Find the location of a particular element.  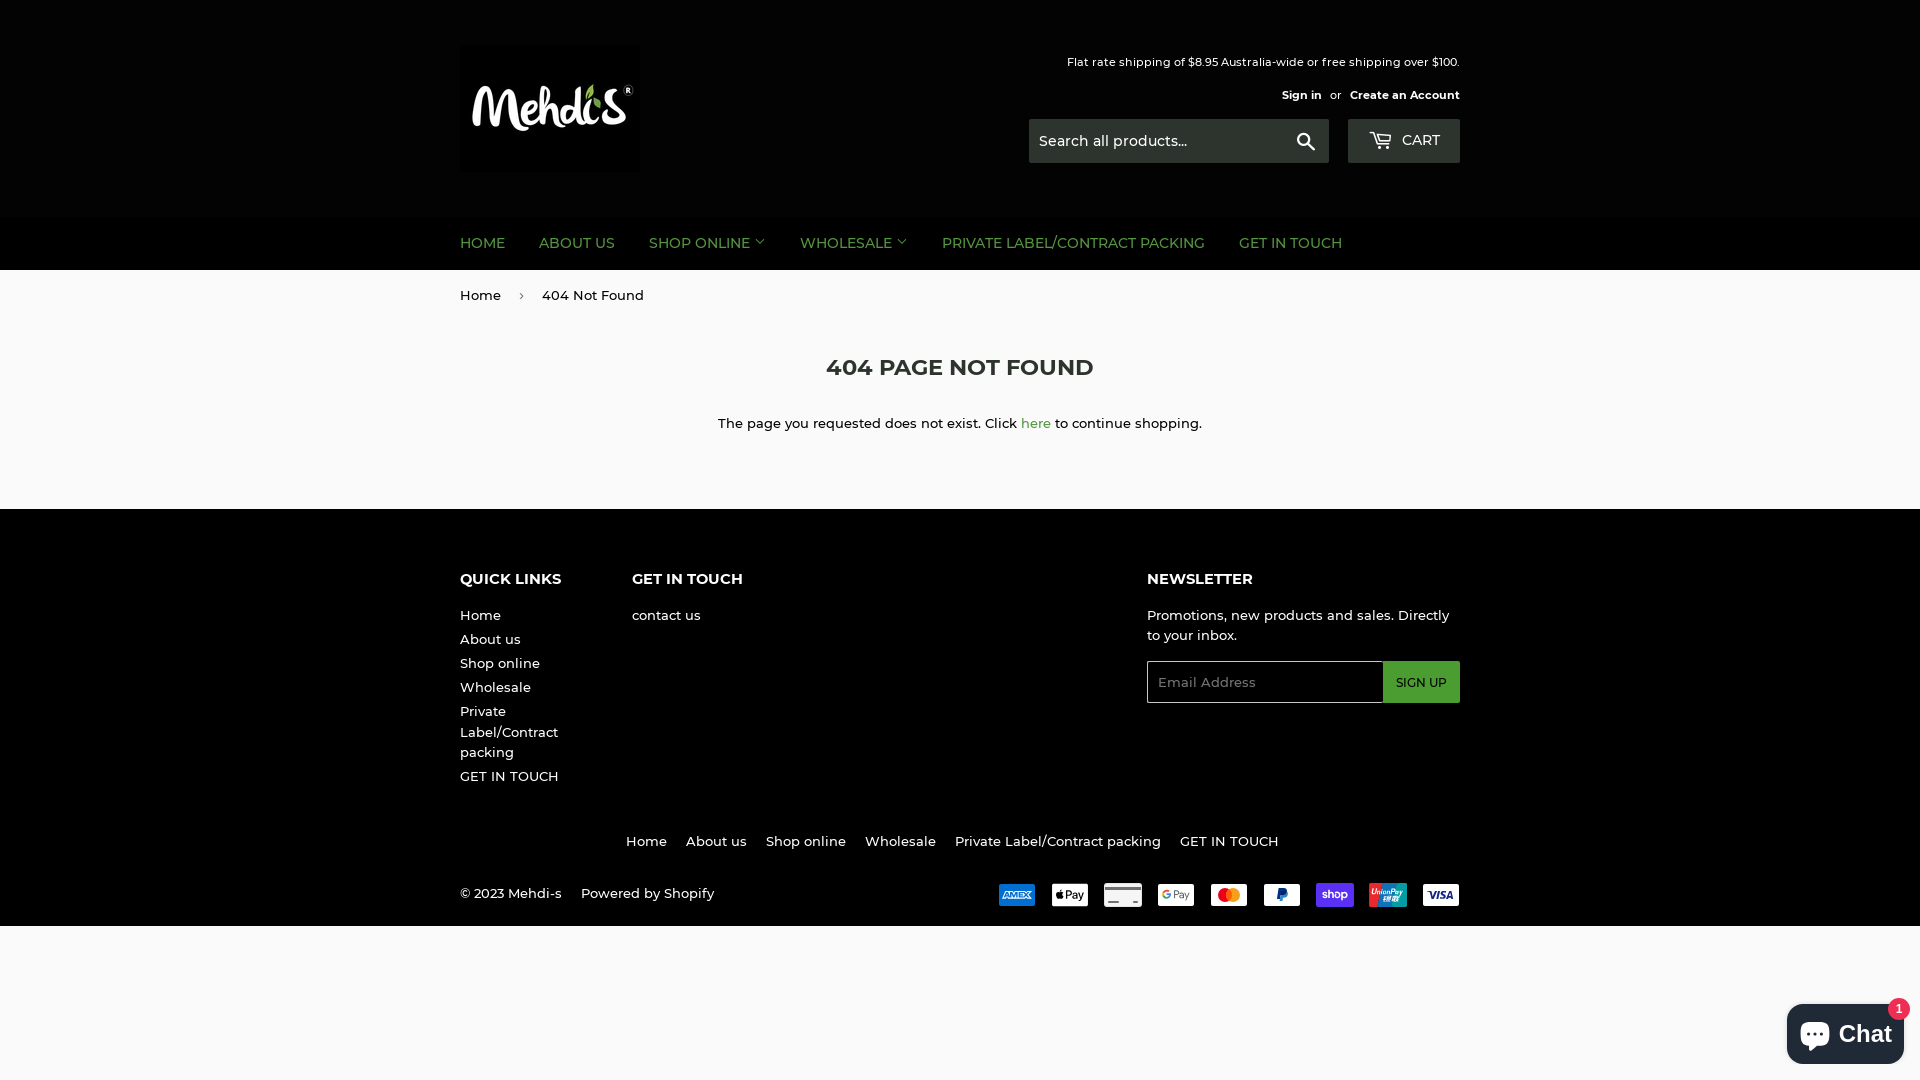

'Mehdi-s' is located at coordinates (508, 892).